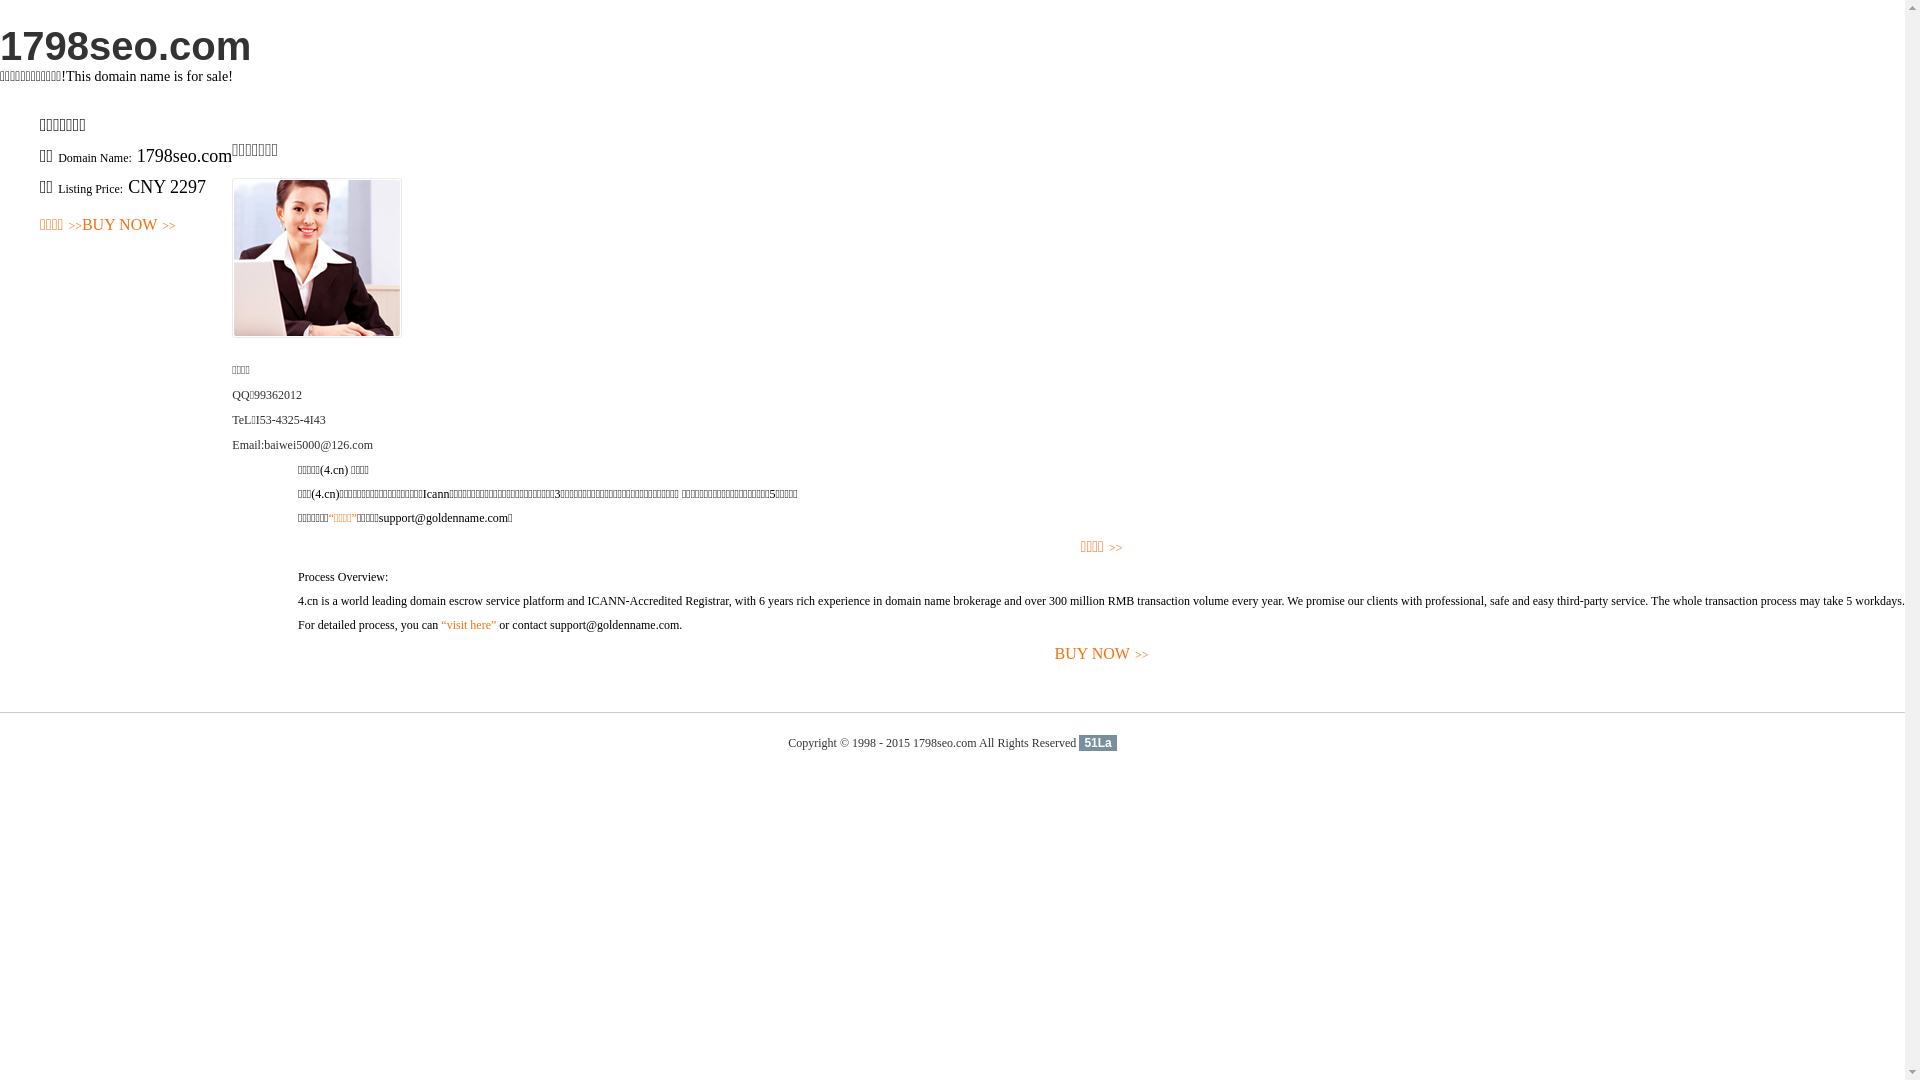 The width and height of the screenshot is (1920, 1080). Describe the element at coordinates (1100, 654) in the screenshot. I see `'BUY NOW>>'` at that location.